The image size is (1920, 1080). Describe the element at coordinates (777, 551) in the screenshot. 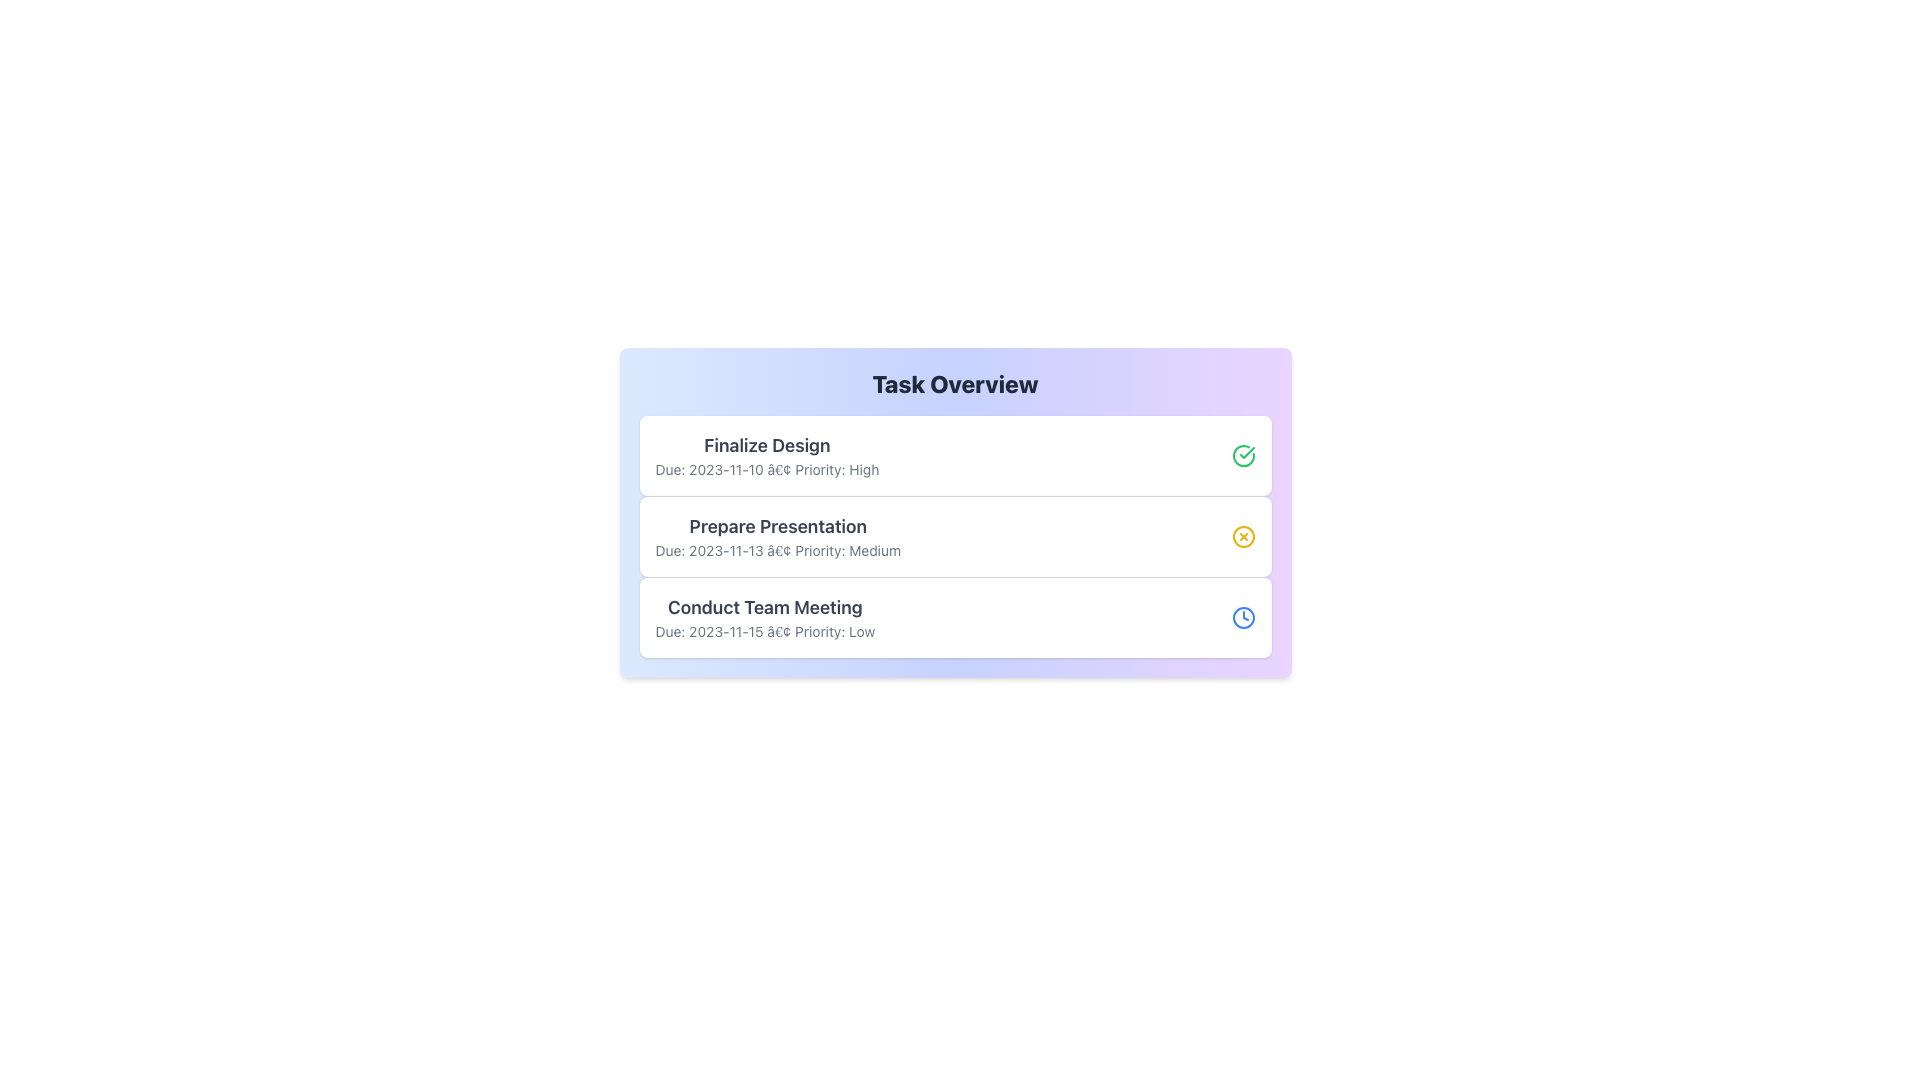

I see `the text label displaying 'Due: 2023-11-13 • Priority: Medium' located beneath the 'Prepare Presentation' task in the task list interface` at that location.